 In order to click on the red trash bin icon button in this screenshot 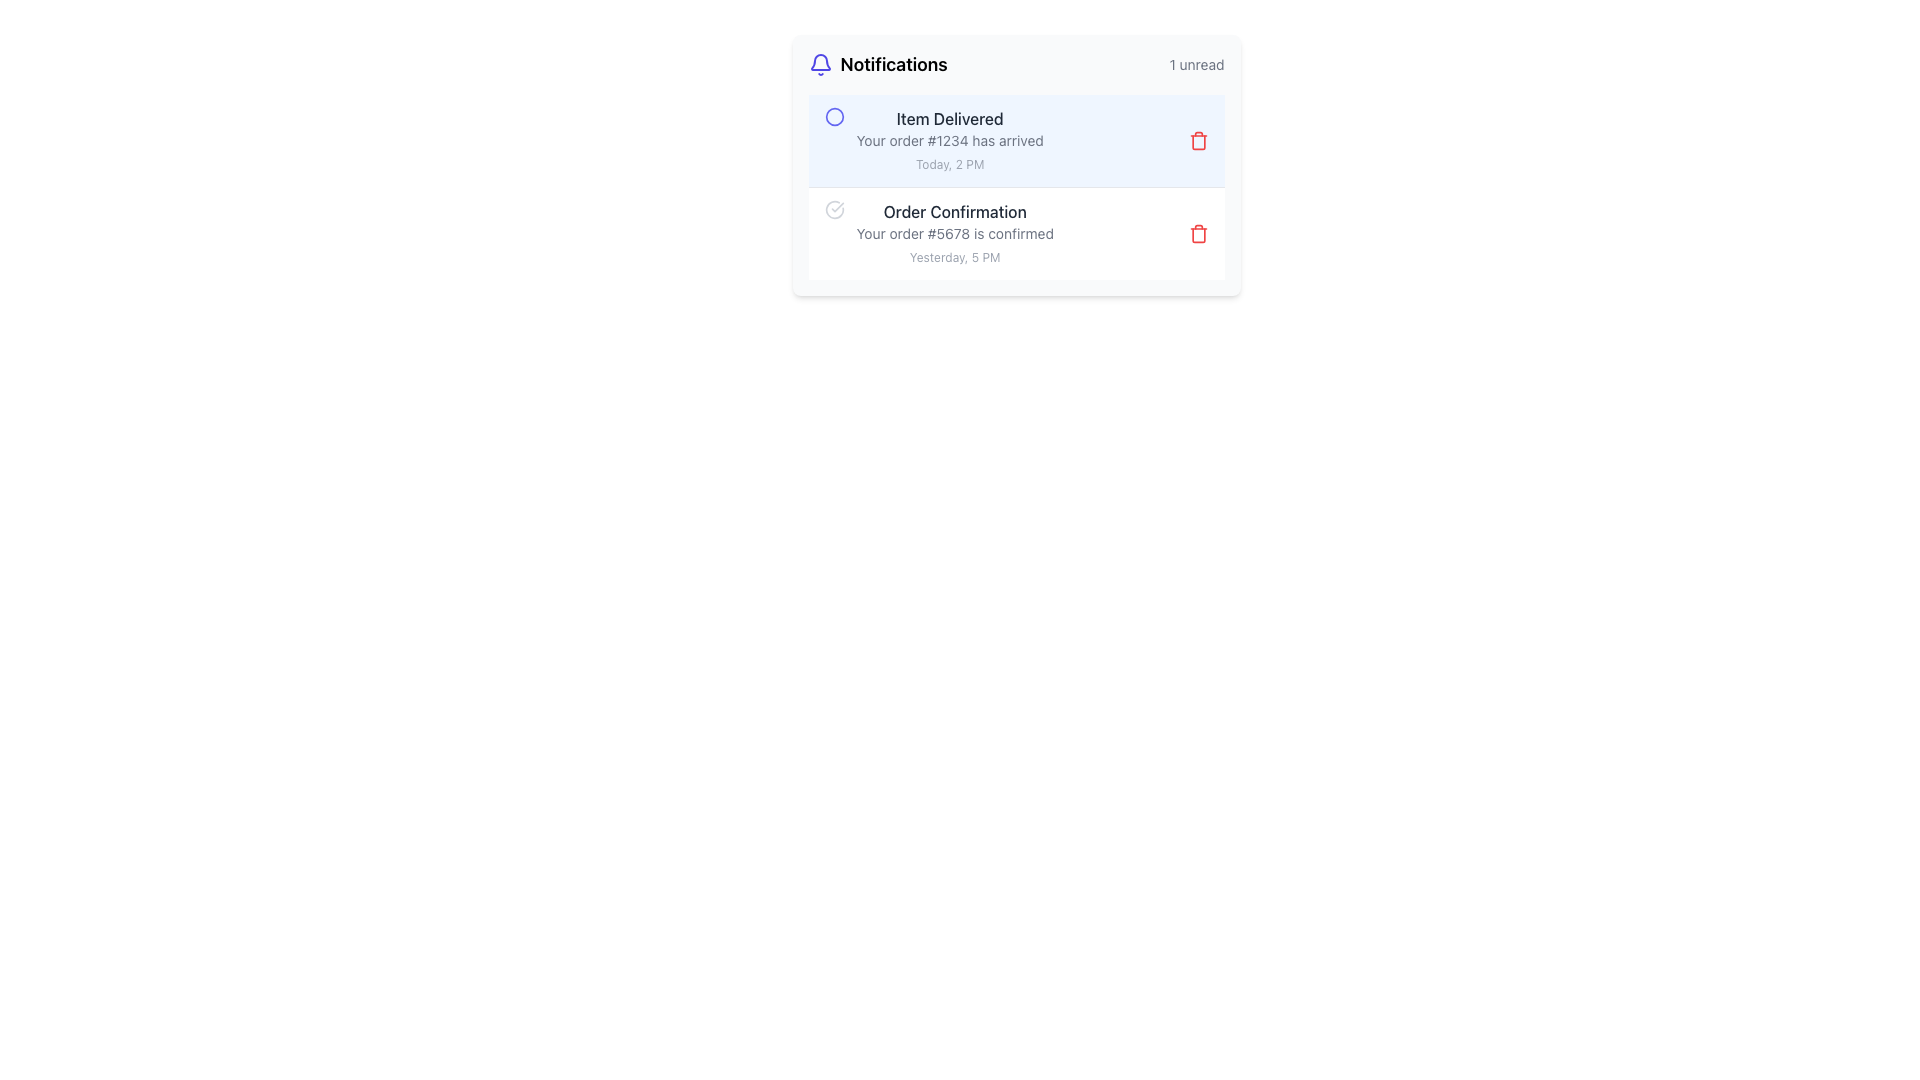, I will do `click(1198, 233)`.